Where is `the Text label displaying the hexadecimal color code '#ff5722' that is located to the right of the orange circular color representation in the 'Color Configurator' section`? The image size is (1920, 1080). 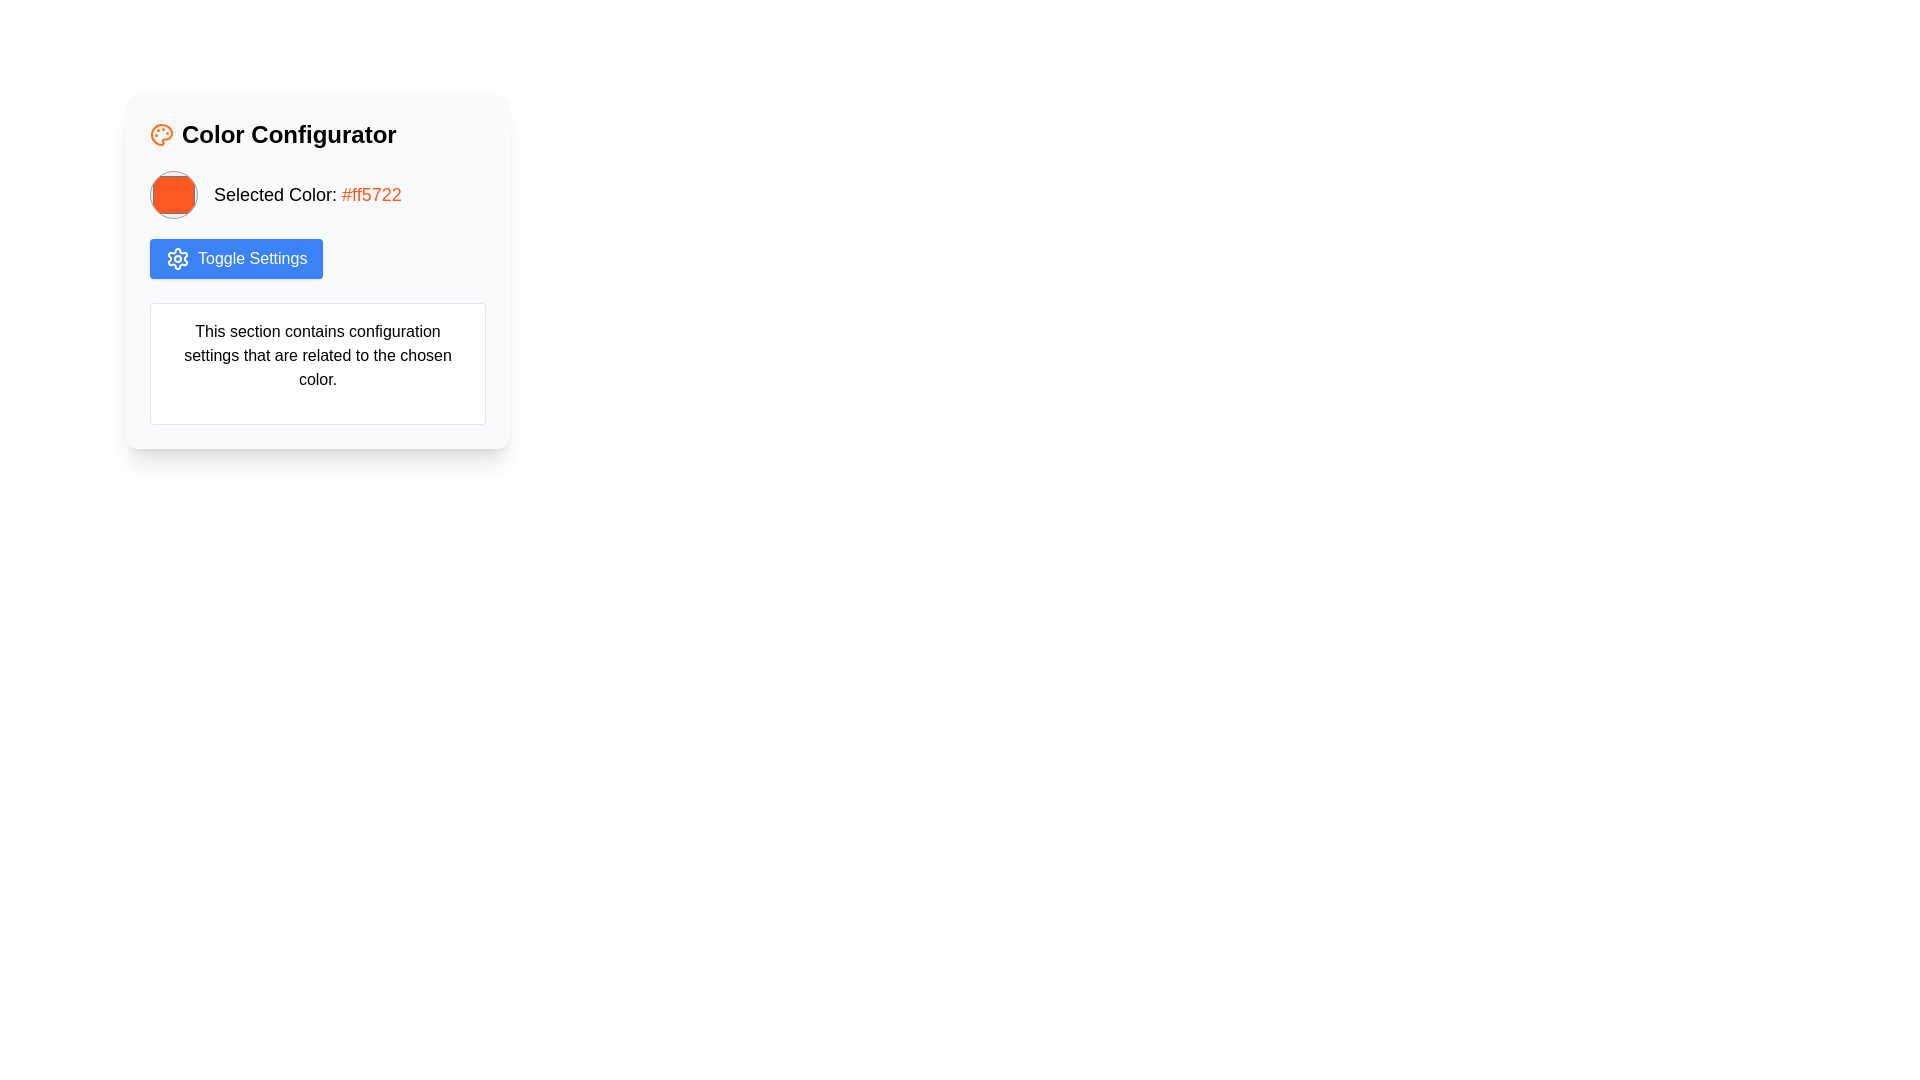 the Text label displaying the hexadecimal color code '#ff5722' that is located to the right of the orange circular color representation in the 'Color Configurator' section is located at coordinates (371, 195).